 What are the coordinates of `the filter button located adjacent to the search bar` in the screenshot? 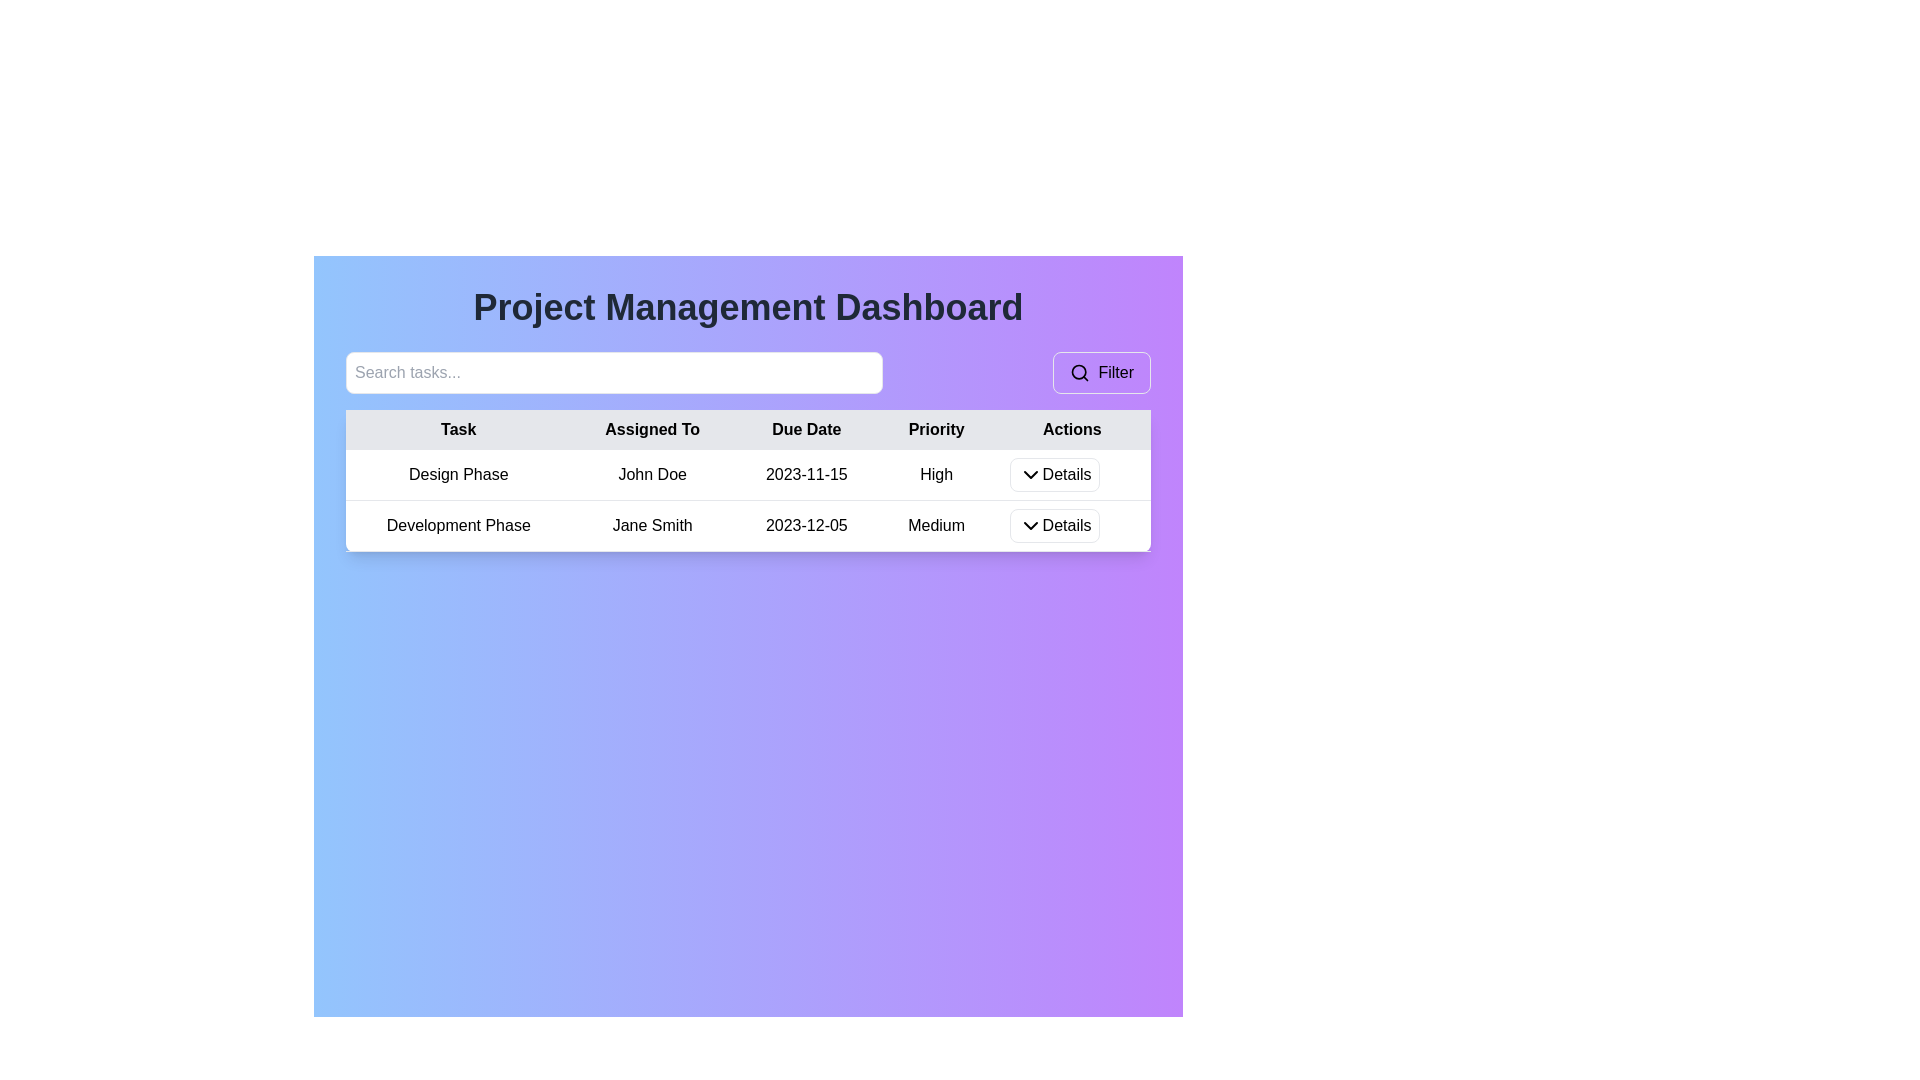 It's located at (1101, 373).